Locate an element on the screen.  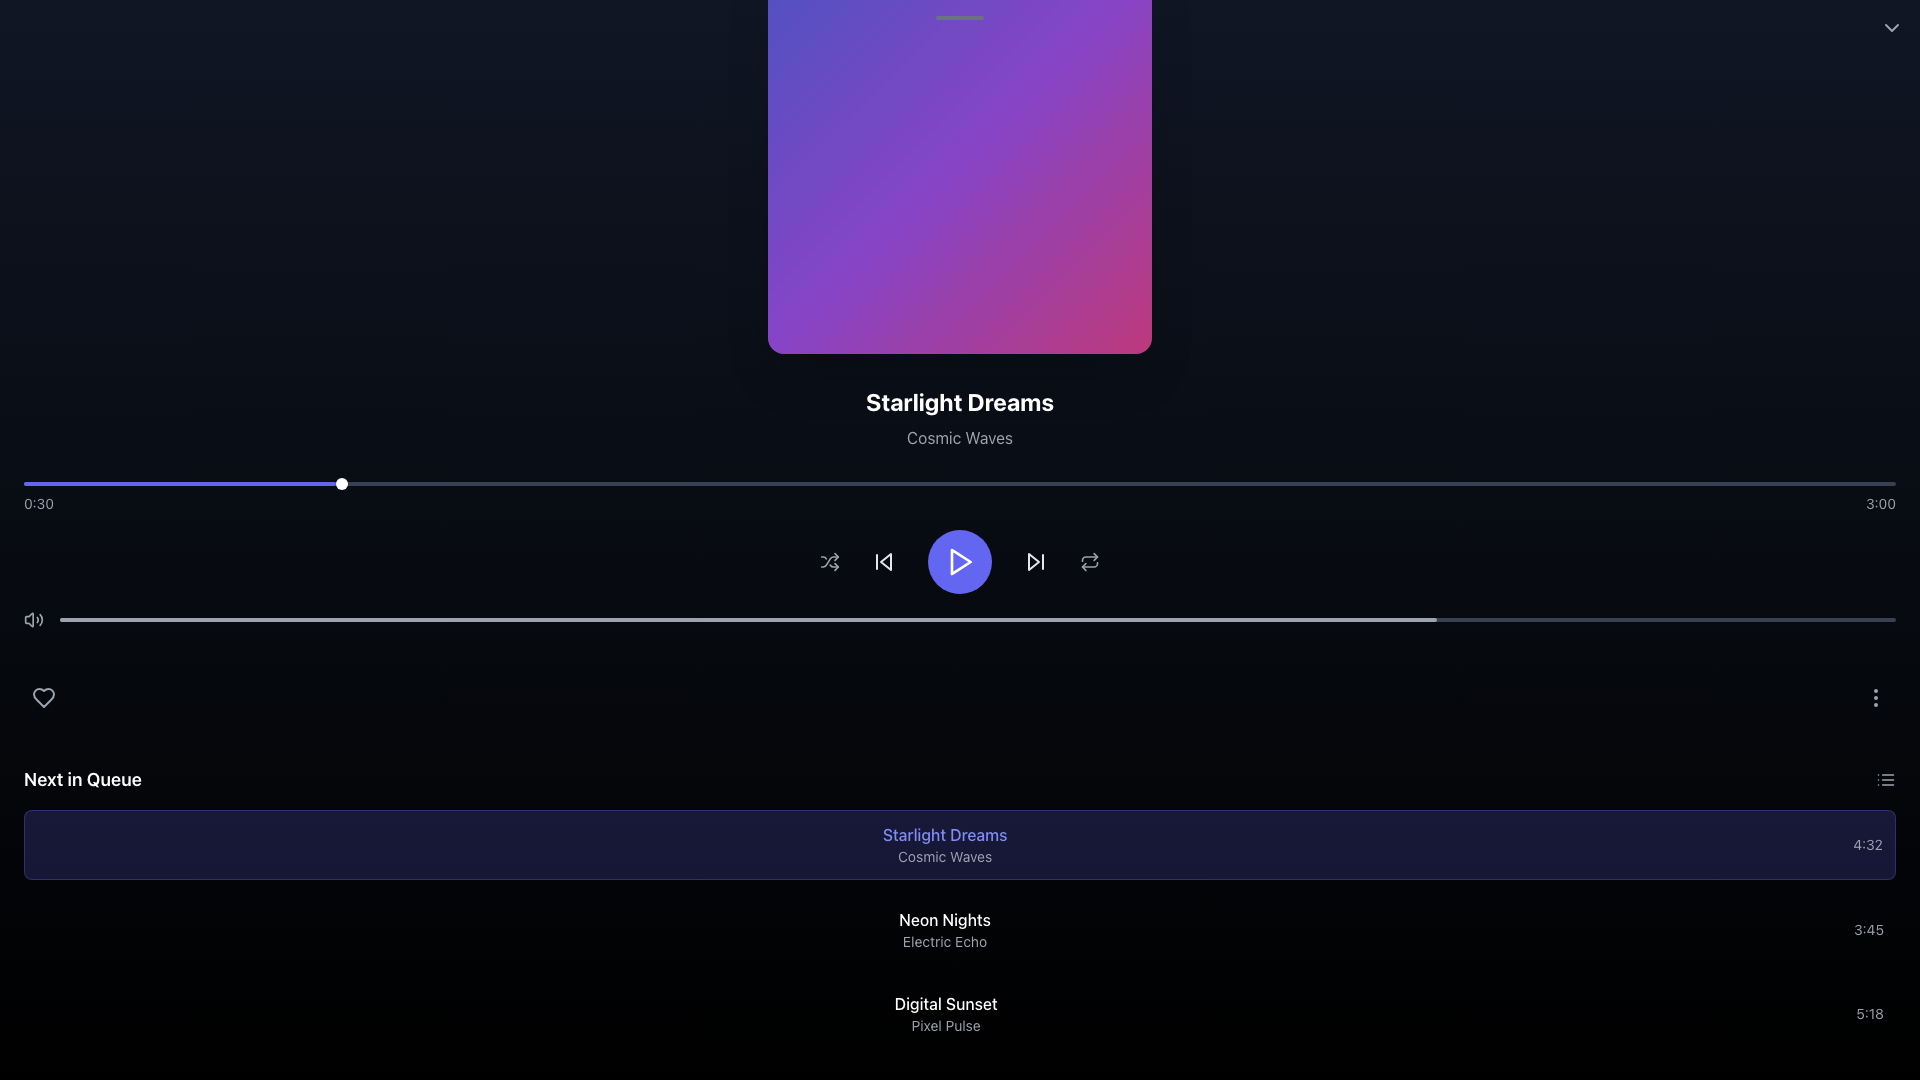
playback position is located at coordinates (449, 483).